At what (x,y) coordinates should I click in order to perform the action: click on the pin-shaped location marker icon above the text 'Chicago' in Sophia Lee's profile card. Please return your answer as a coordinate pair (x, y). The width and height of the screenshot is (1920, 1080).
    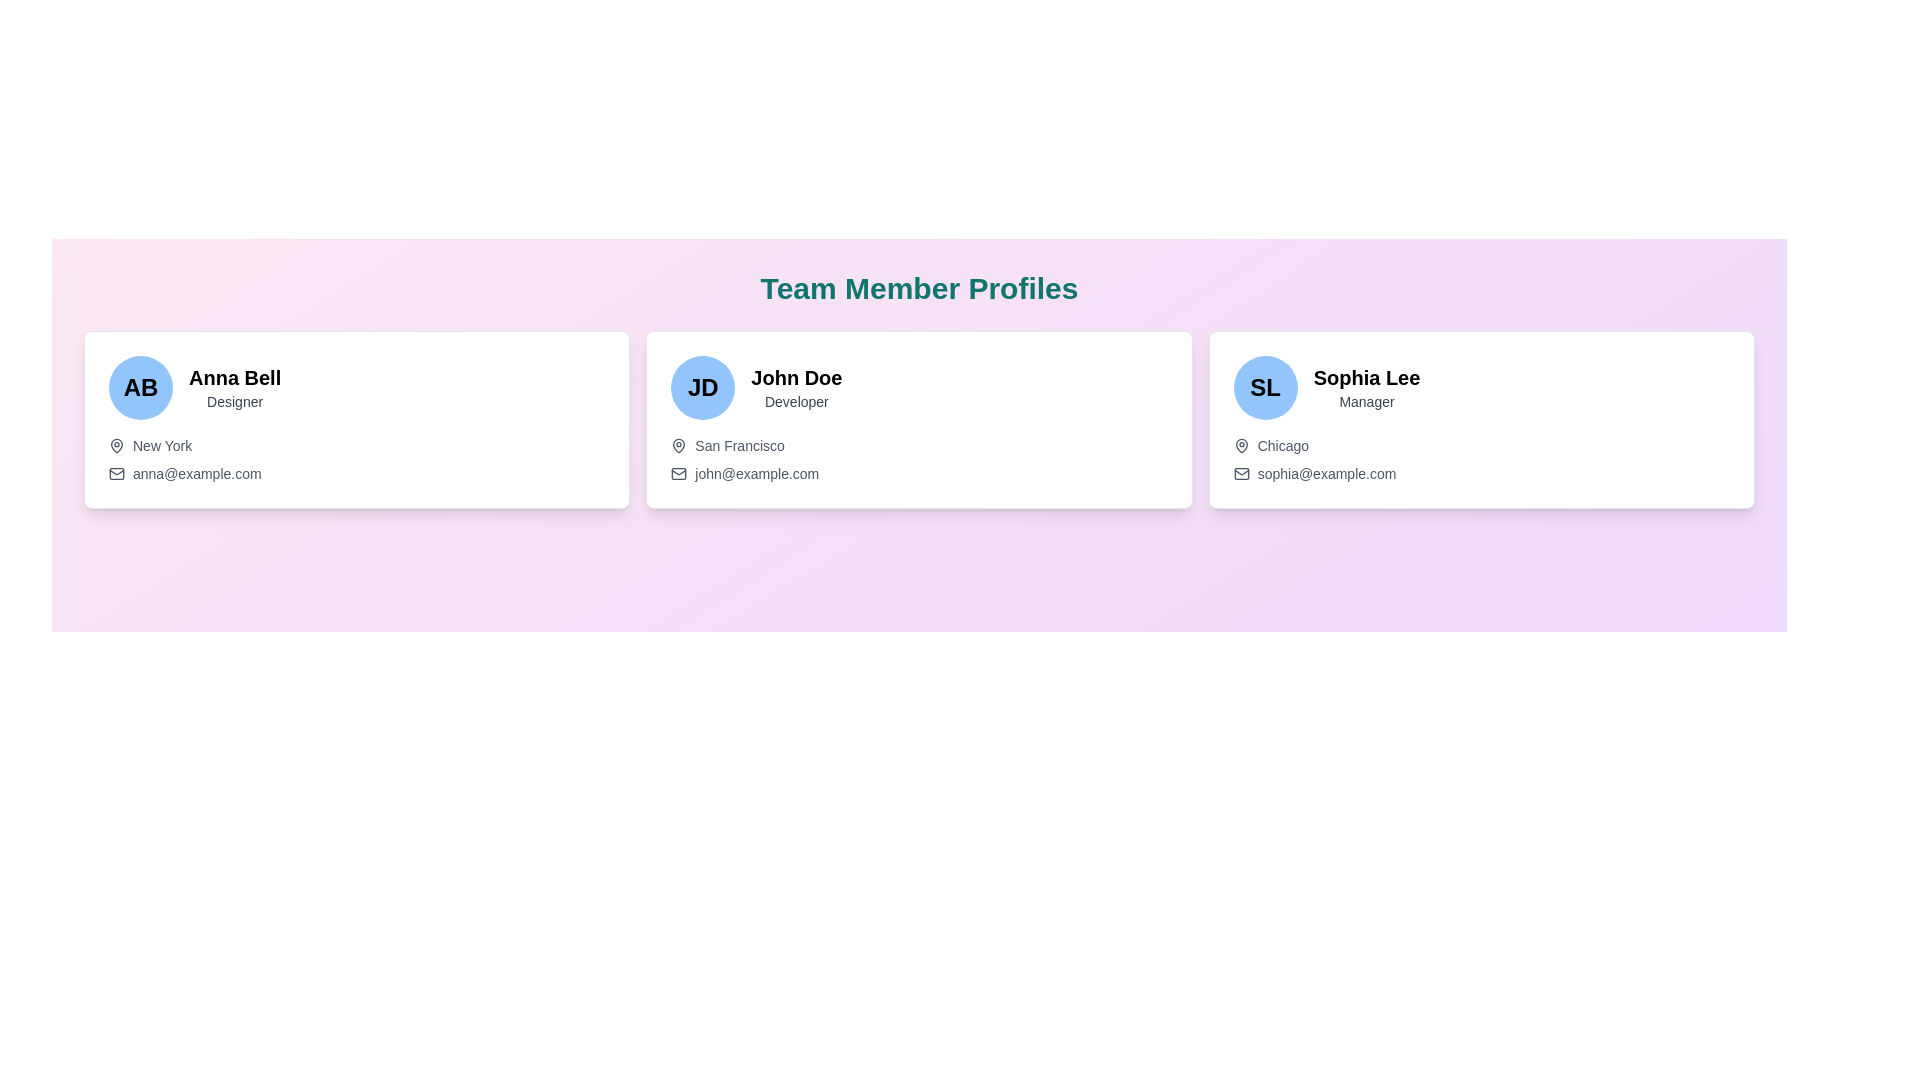
    Looking at the image, I should click on (1240, 445).